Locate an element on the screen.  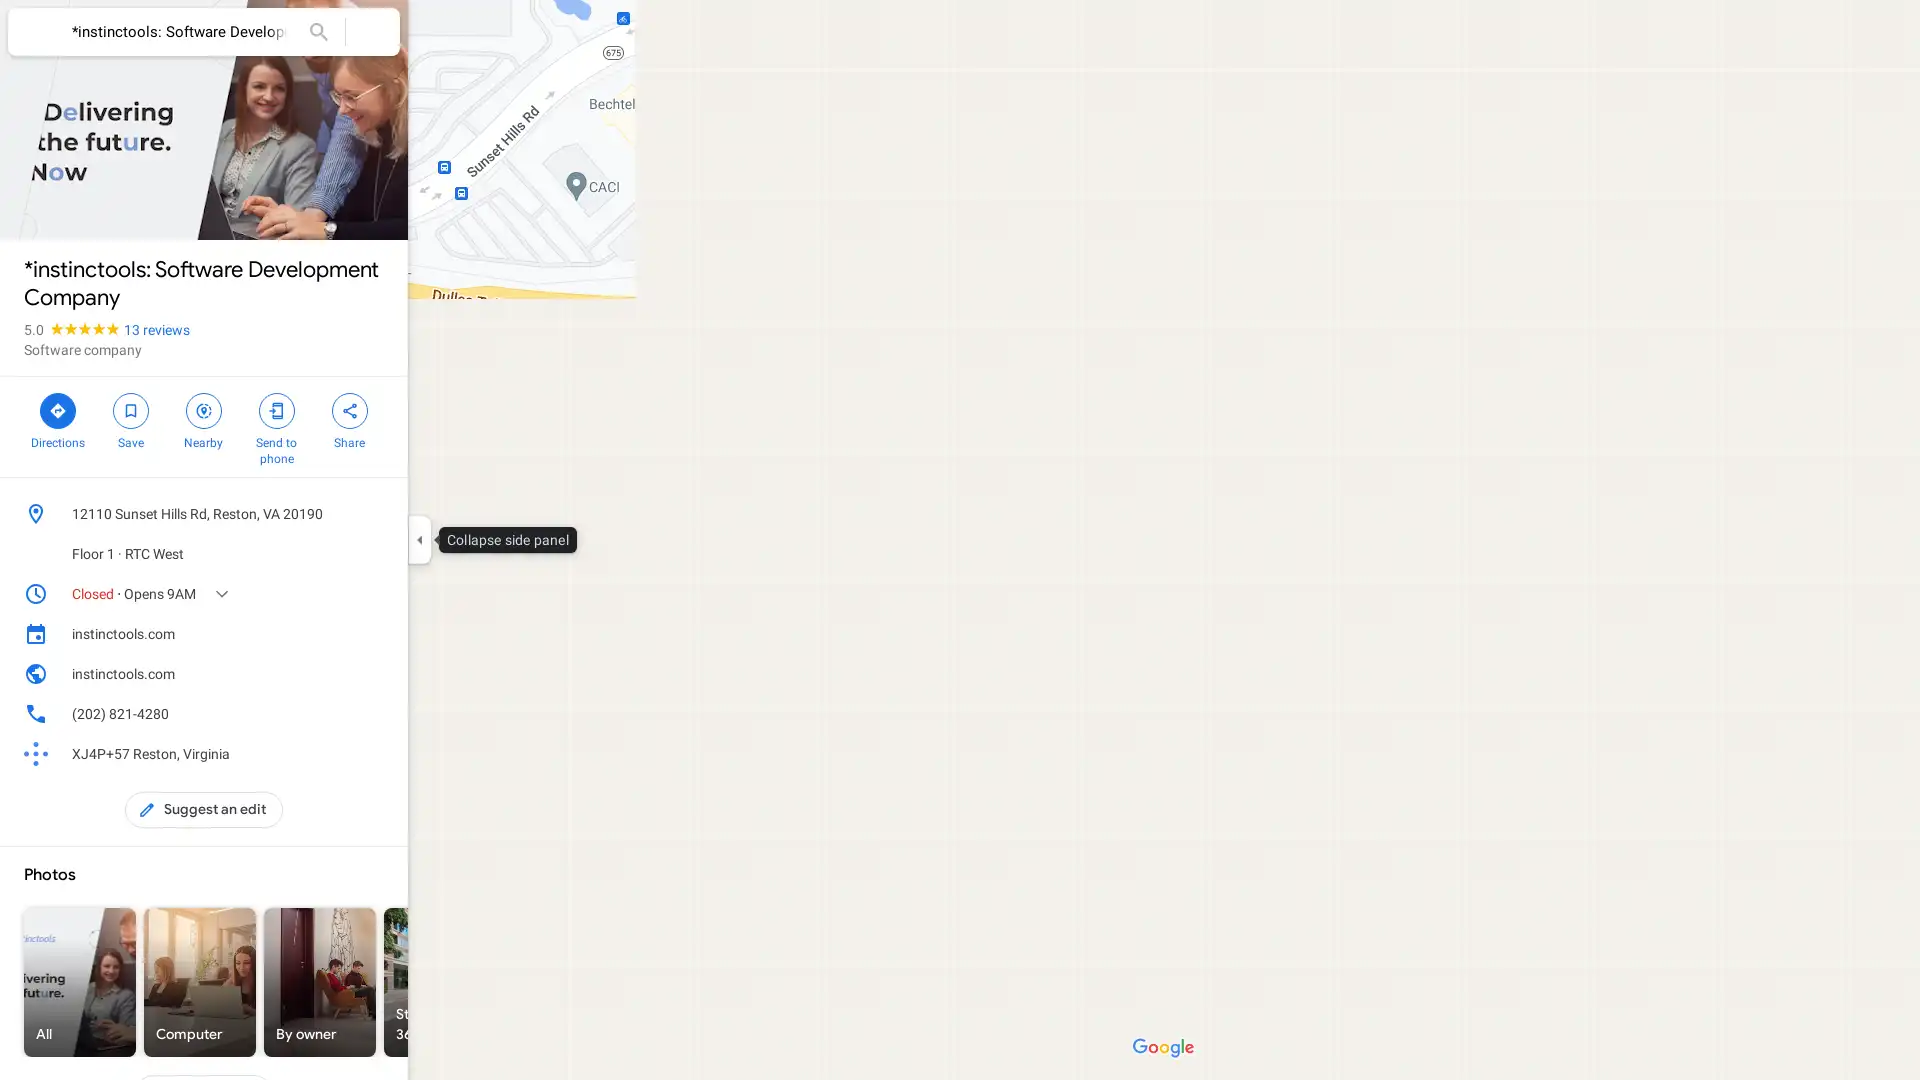
5.0 stars is located at coordinates (73, 329).